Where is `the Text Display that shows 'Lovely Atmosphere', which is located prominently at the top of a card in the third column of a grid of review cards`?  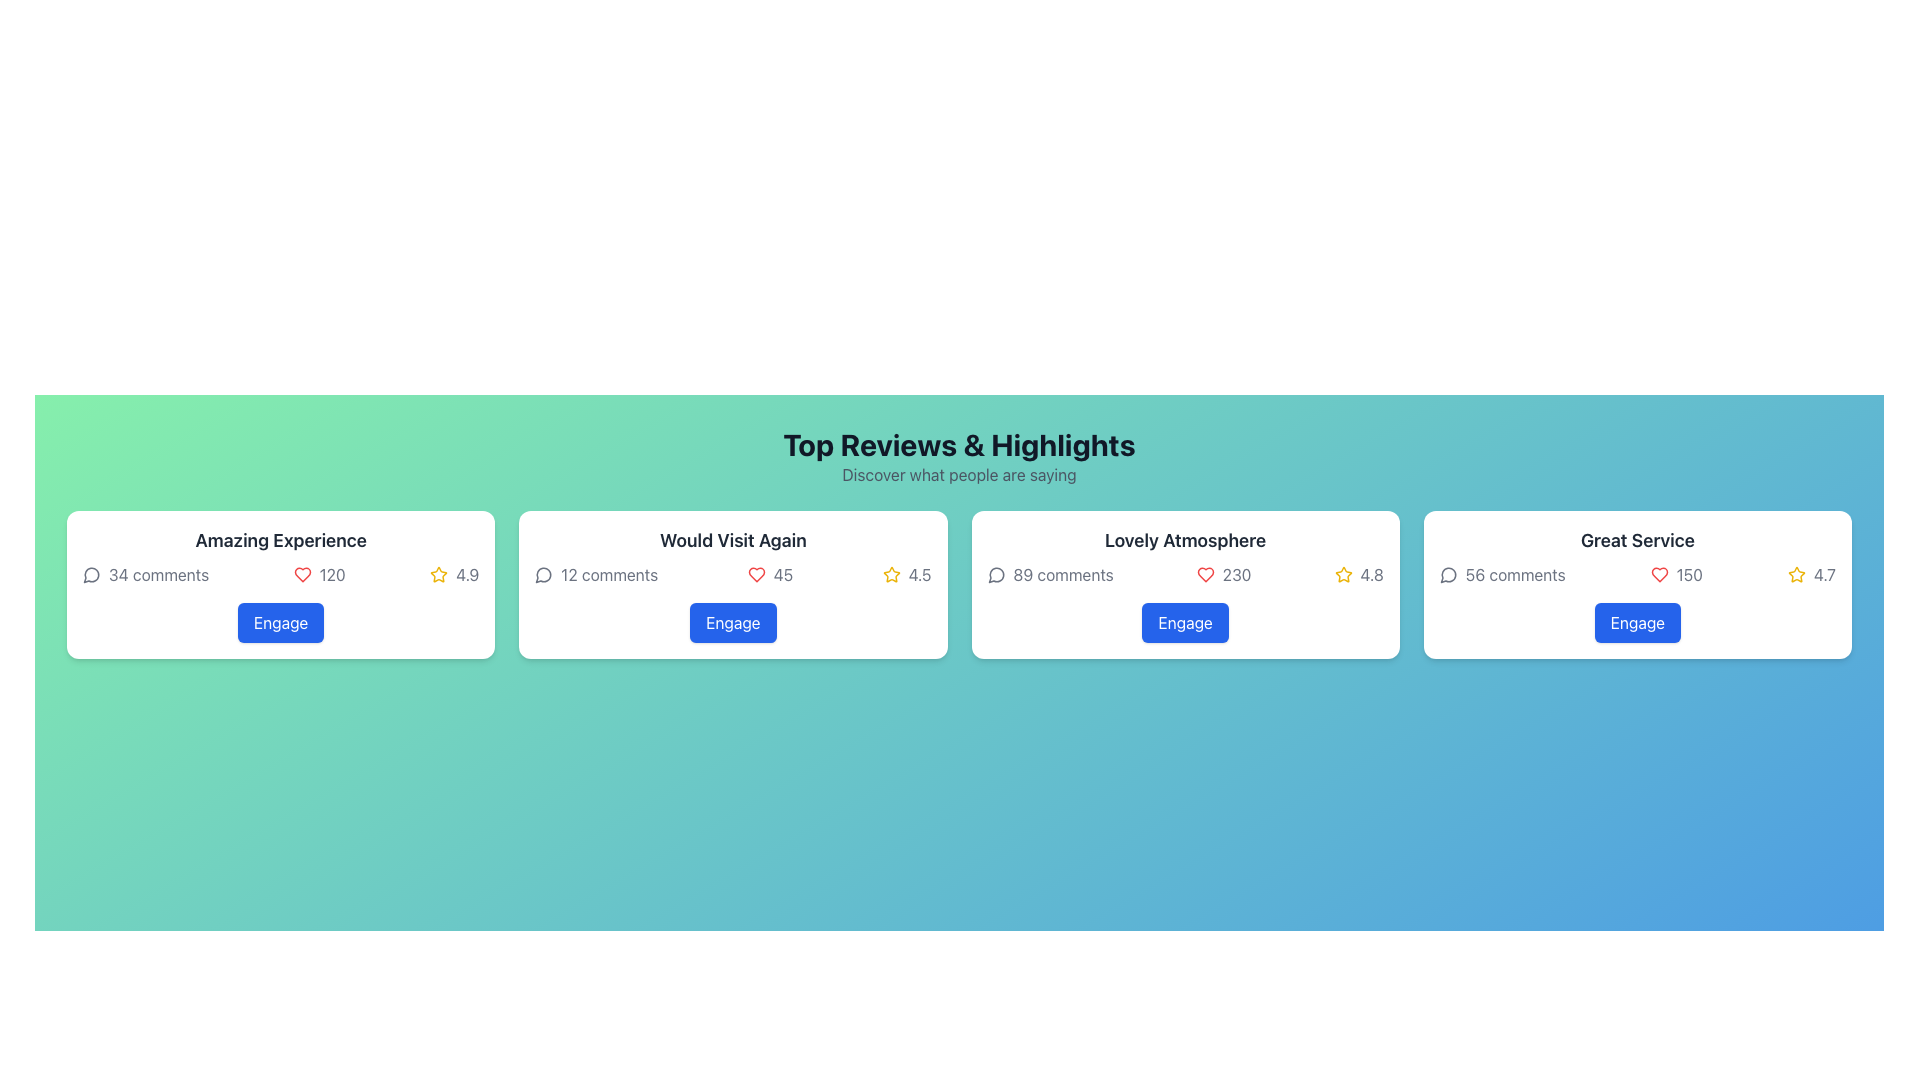
the Text Display that shows 'Lovely Atmosphere', which is located prominently at the top of a card in the third column of a grid of review cards is located at coordinates (1185, 540).